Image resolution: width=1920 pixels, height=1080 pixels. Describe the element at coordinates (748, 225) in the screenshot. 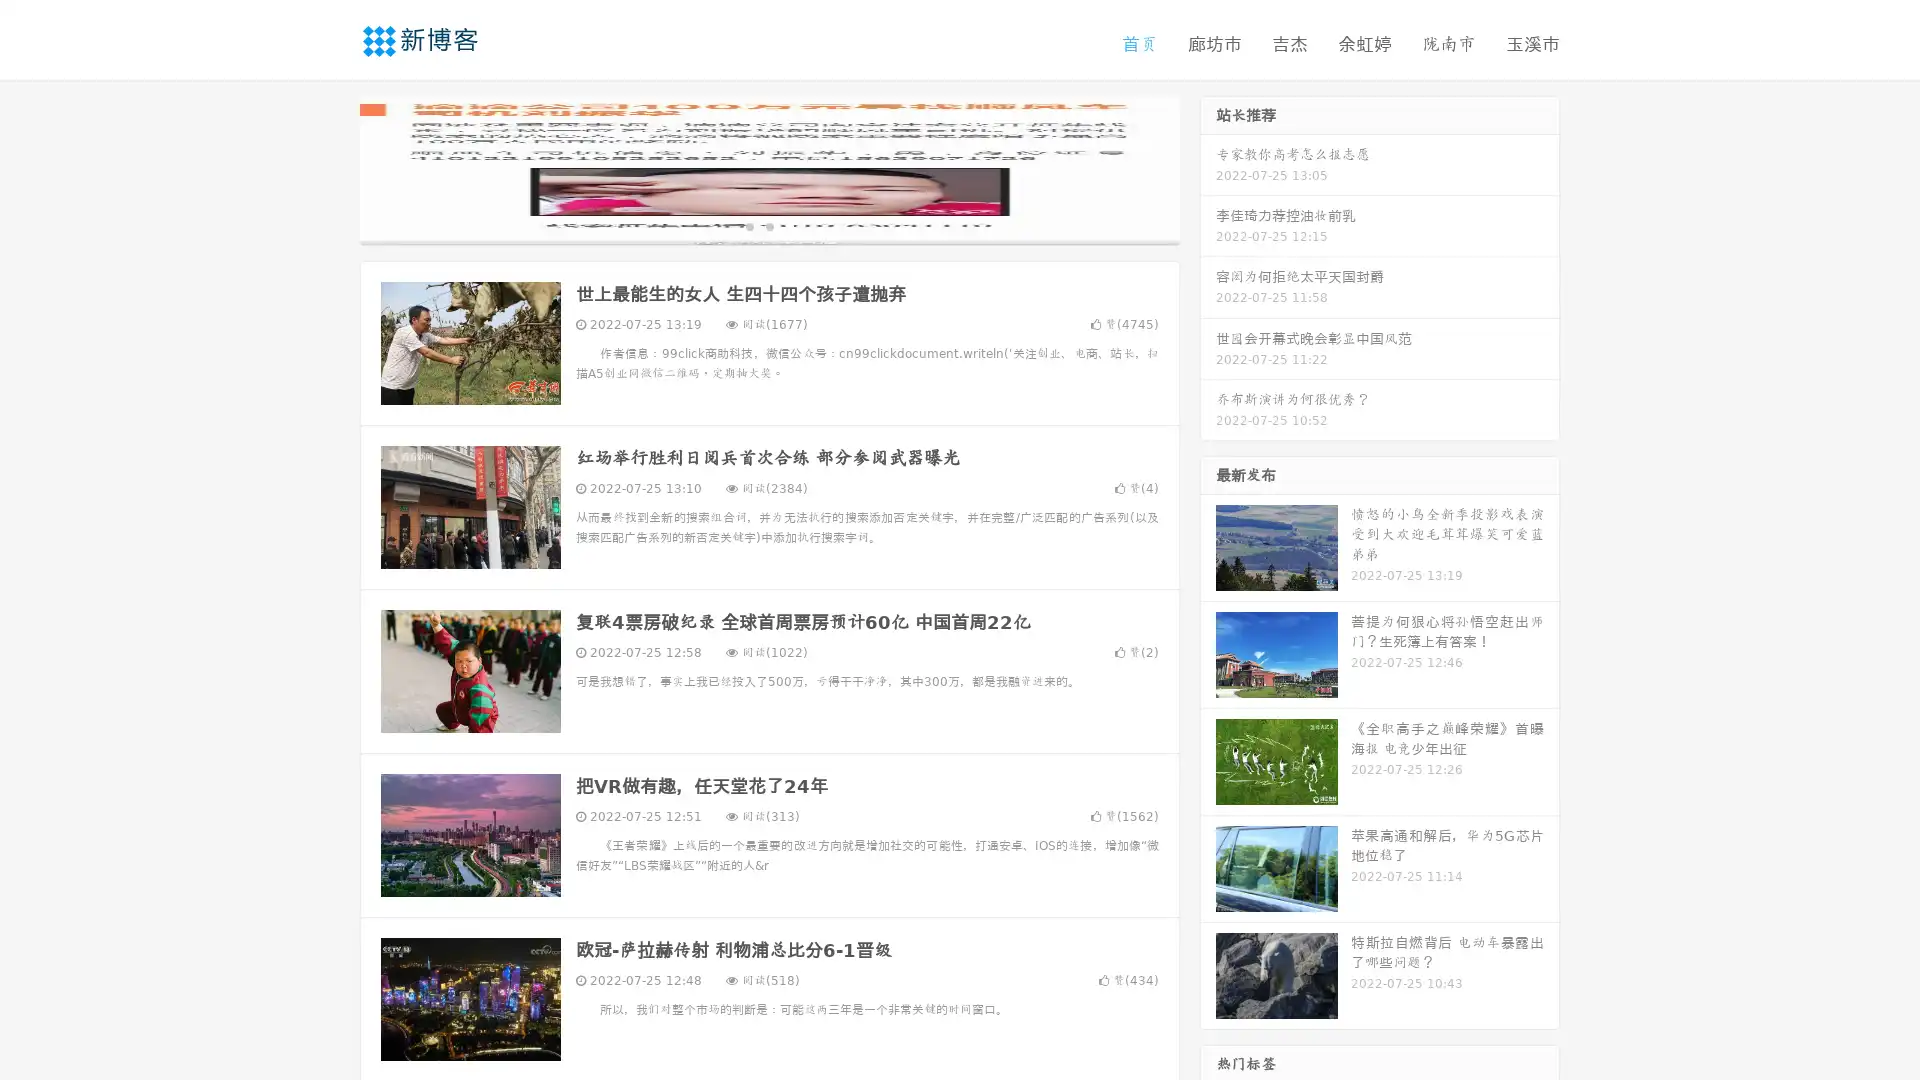

I see `Go to slide 1` at that location.